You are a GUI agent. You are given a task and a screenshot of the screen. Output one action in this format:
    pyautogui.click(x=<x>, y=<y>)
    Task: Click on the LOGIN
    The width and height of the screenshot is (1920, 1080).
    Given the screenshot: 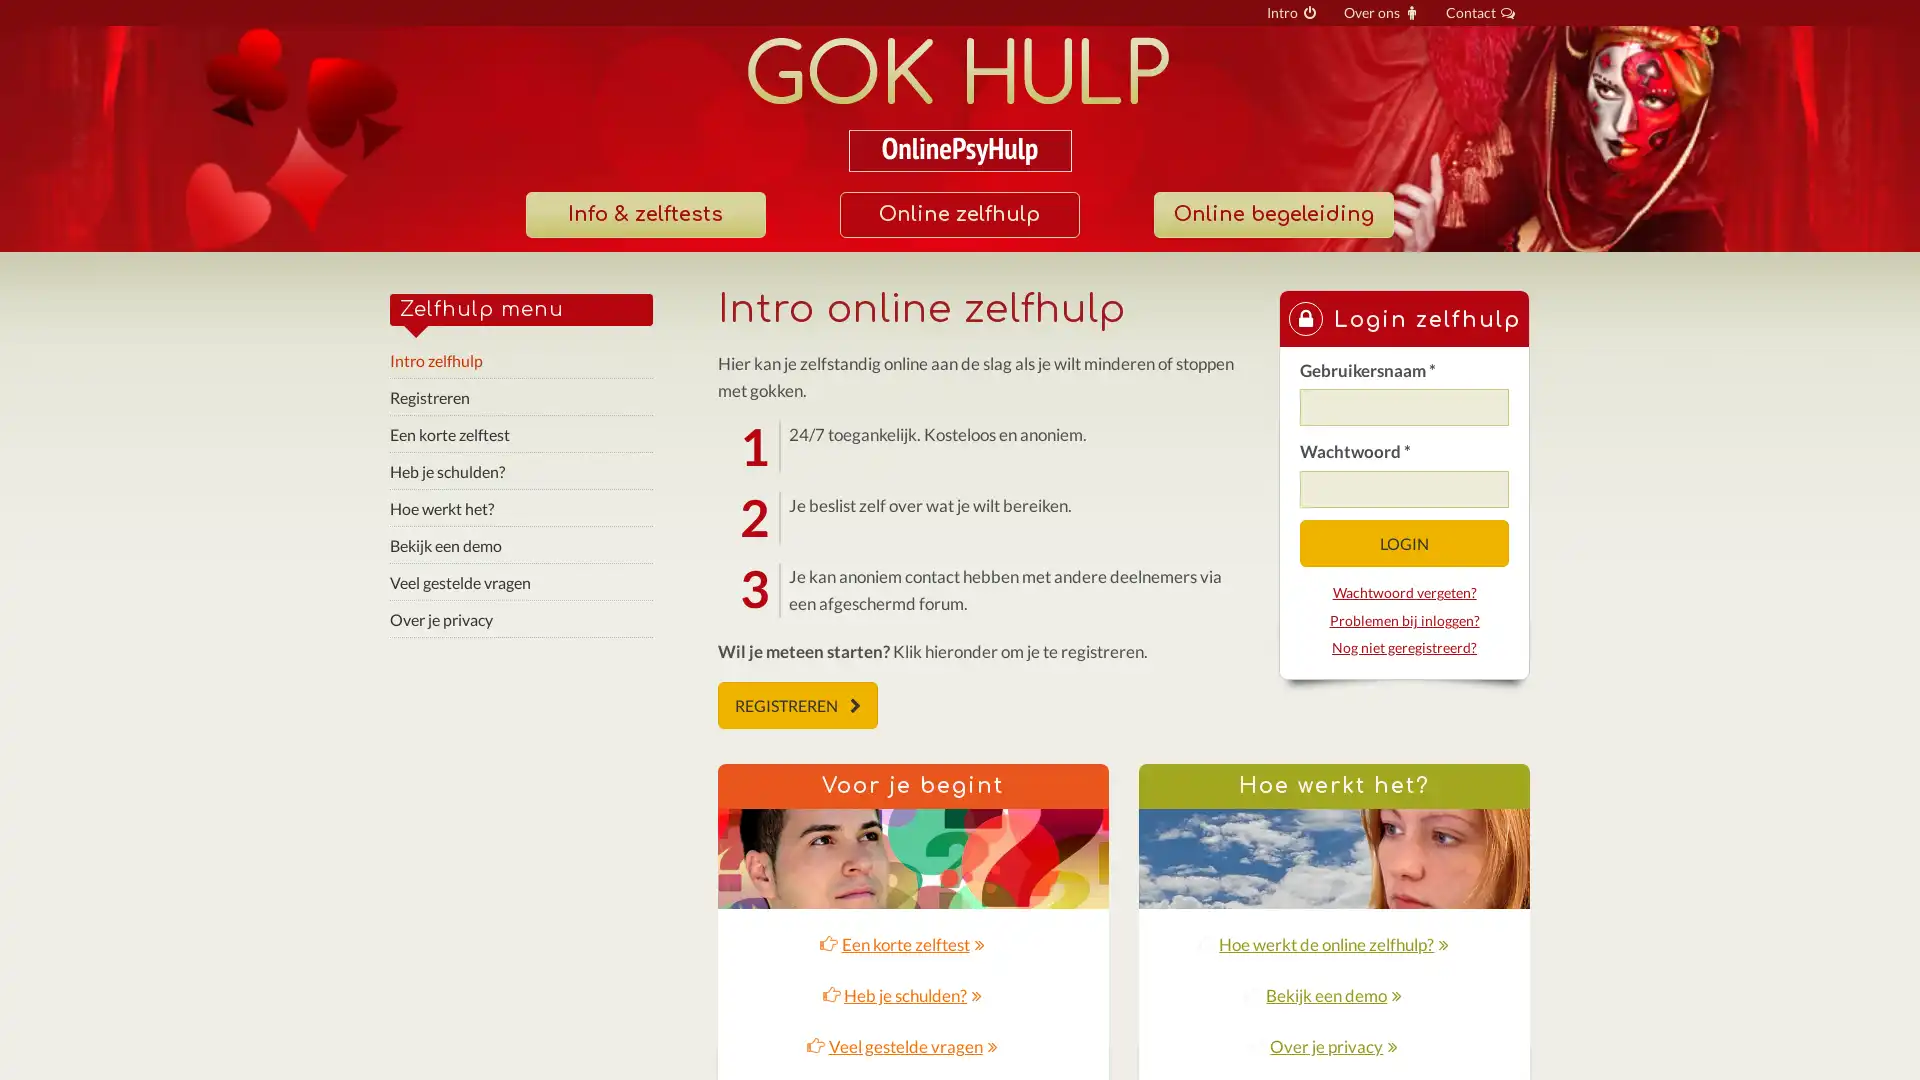 What is the action you would take?
    pyautogui.click(x=1402, y=543)
    